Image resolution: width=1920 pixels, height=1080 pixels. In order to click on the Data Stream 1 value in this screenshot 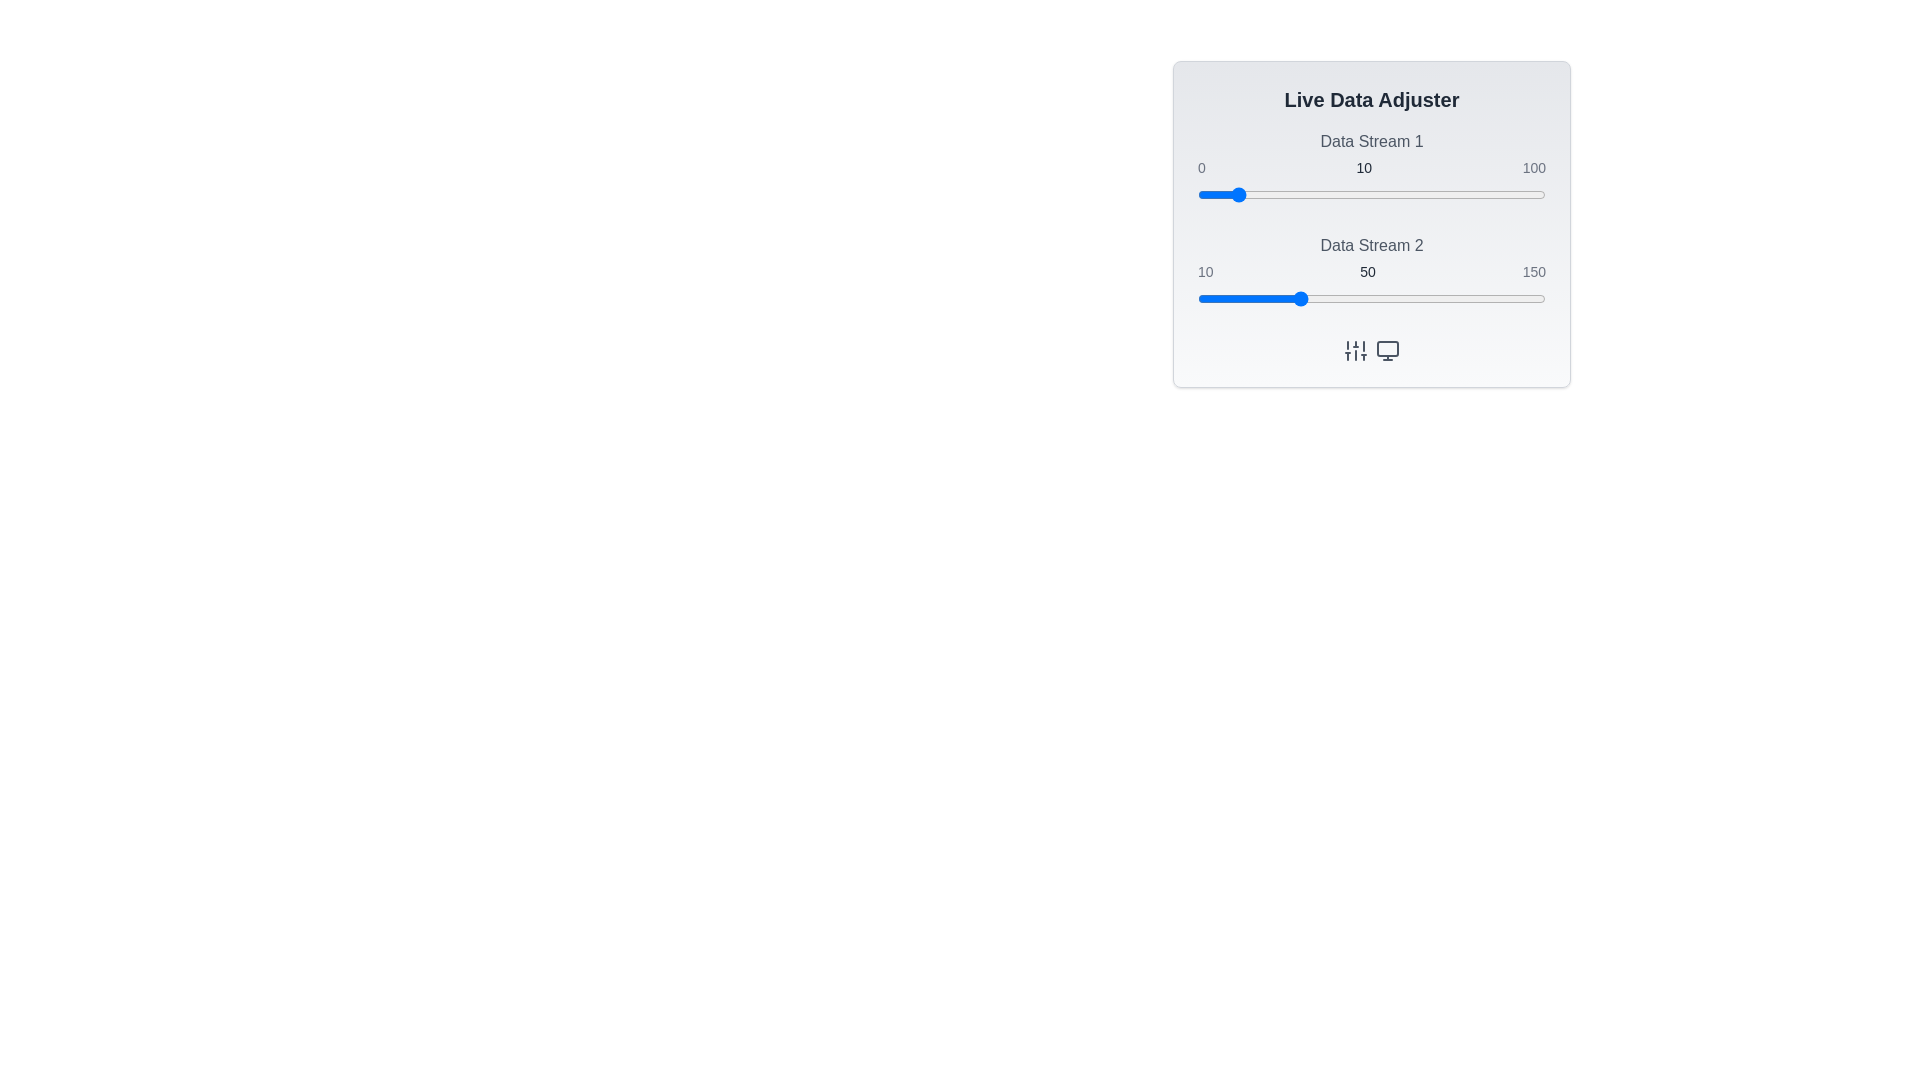, I will do `click(1323, 195)`.